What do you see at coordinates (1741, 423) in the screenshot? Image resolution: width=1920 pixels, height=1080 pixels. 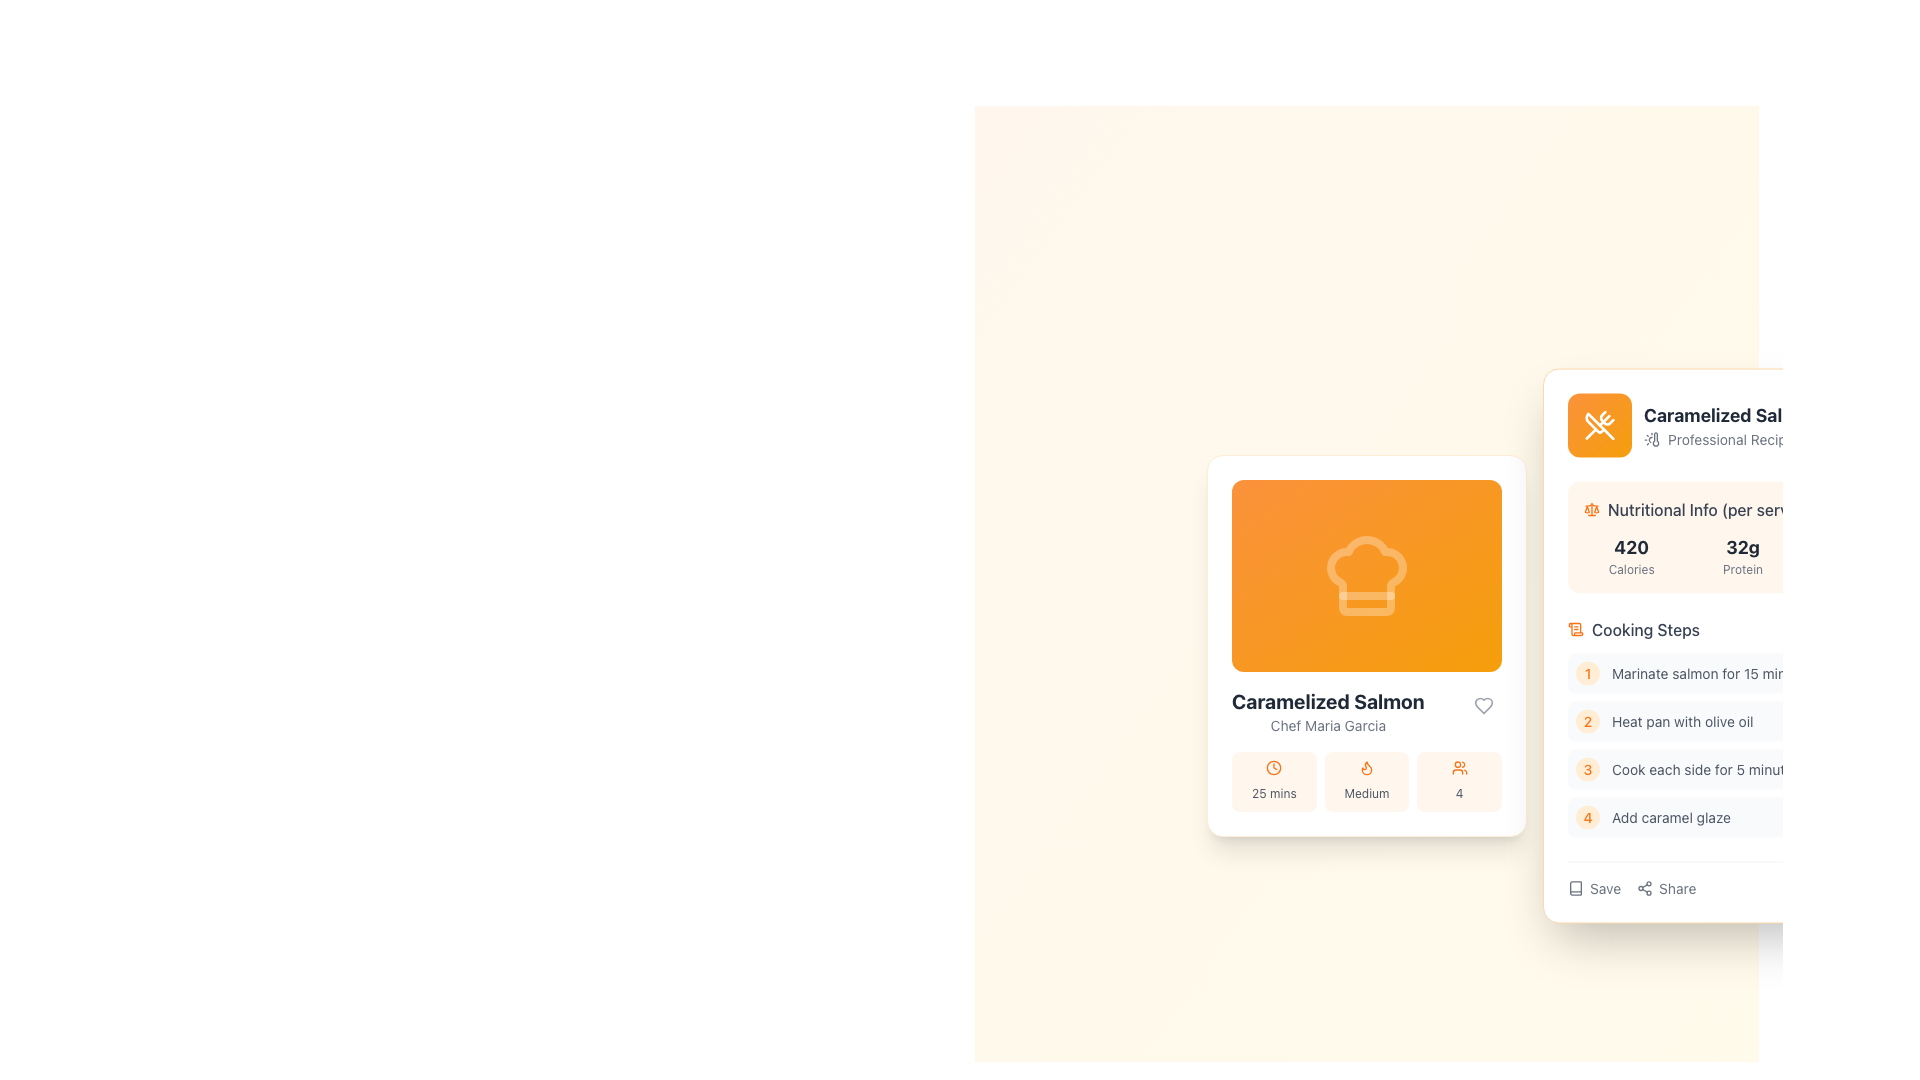 I see `the title-display component in the popup that includes a title and subtitle text, accompanied by an orange icon` at bounding box center [1741, 423].